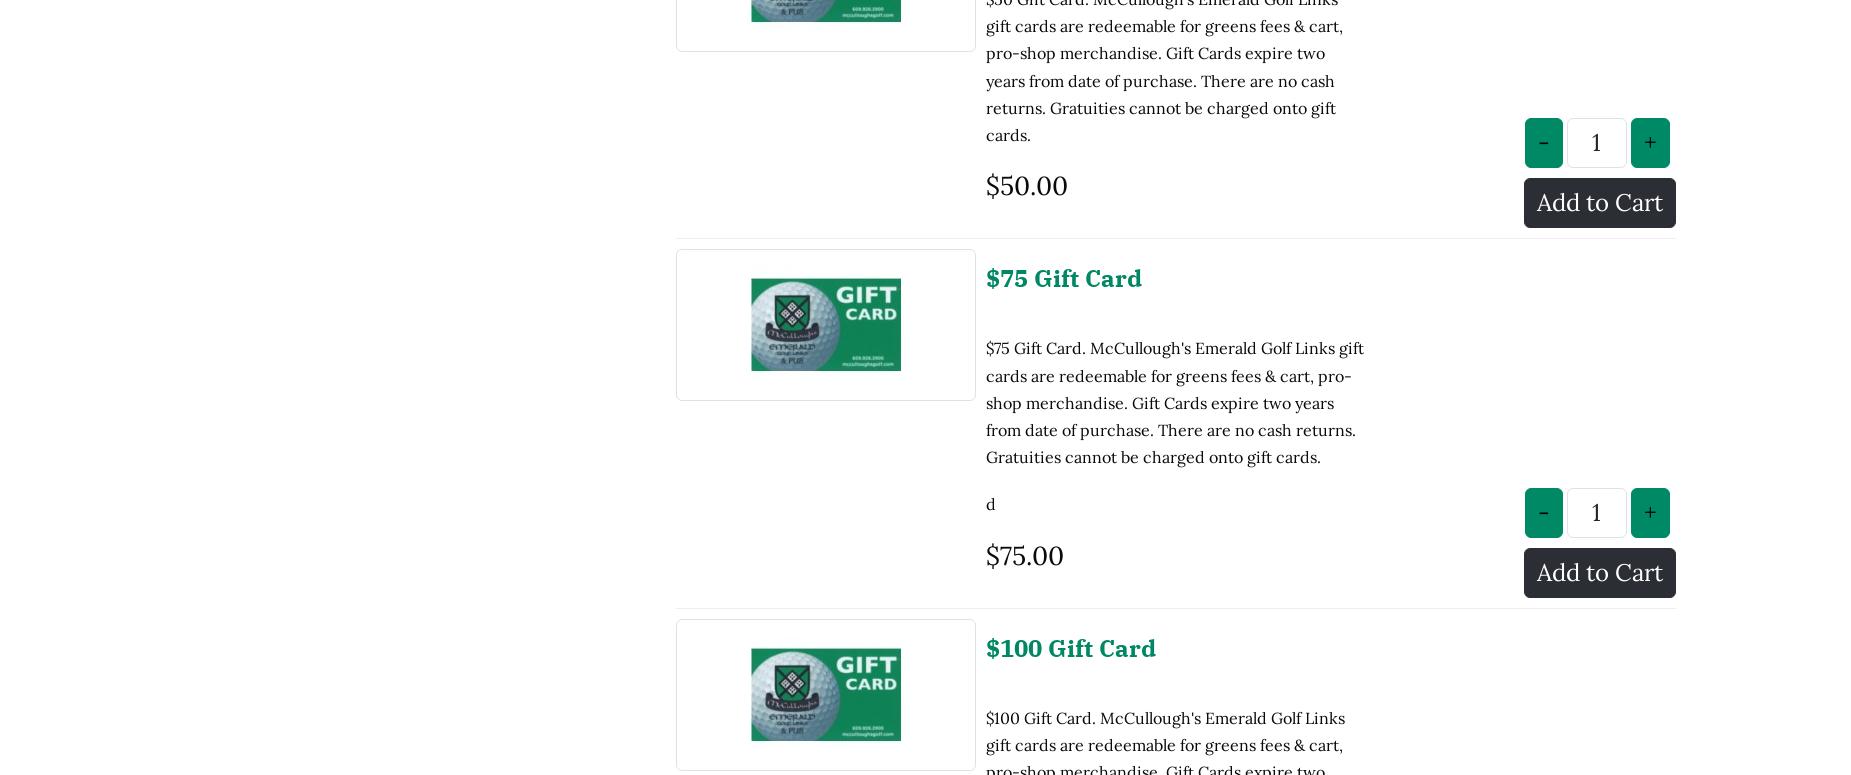 The height and width of the screenshot is (775, 1851). What do you see at coordinates (1164, 620) in the screenshot?
I see `'$100 Gift Card. McCullough's Emerald Golf Links gift cards are redeemable for greens fees & cart, pro-shop merchandise. Gift Cards expire two years from date of purchase. There are no cash returns. Gratuities cannot be charged onto gift cards.'` at bounding box center [1164, 620].